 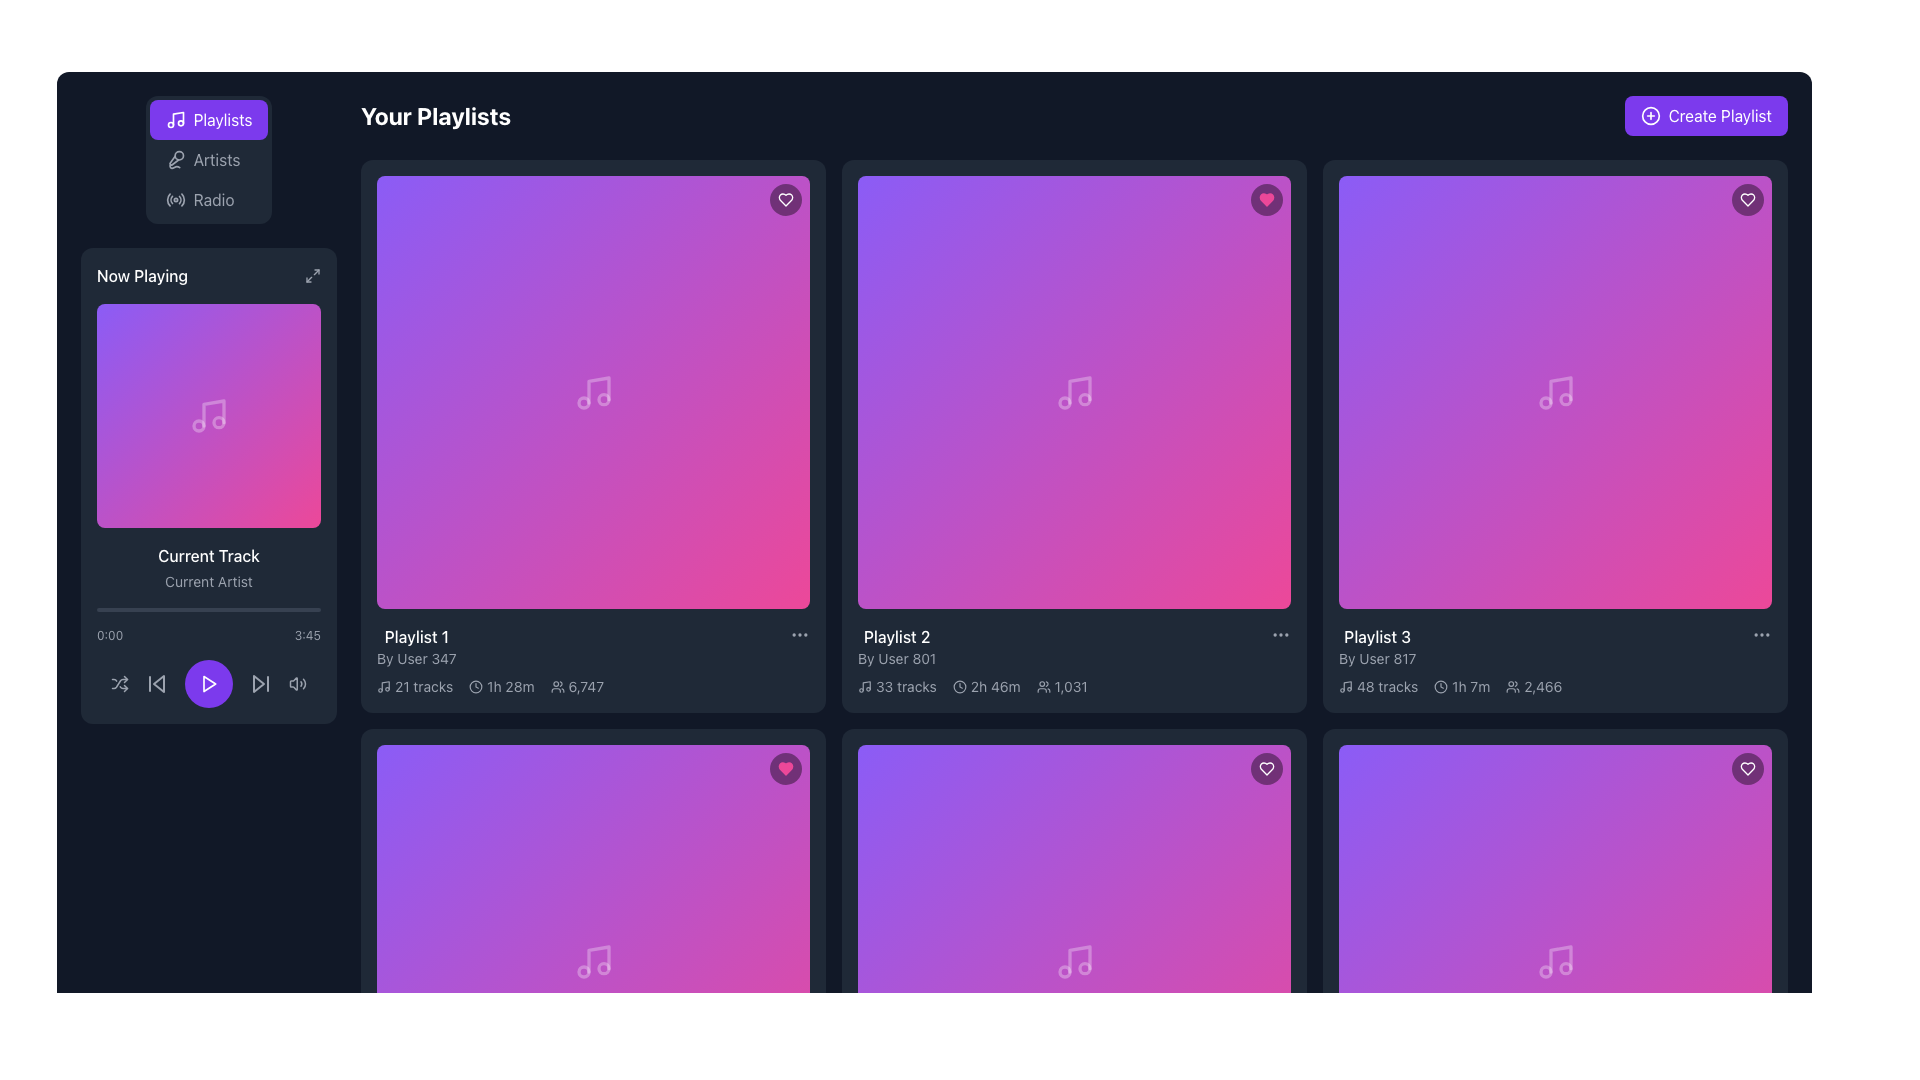 What do you see at coordinates (995, 685) in the screenshot?
I see `duration information displayed as '2h 46m' in the Text Label within the 'Playlist 2' card in the 'Your Playlists' grid` at bounding box center [995, 685].